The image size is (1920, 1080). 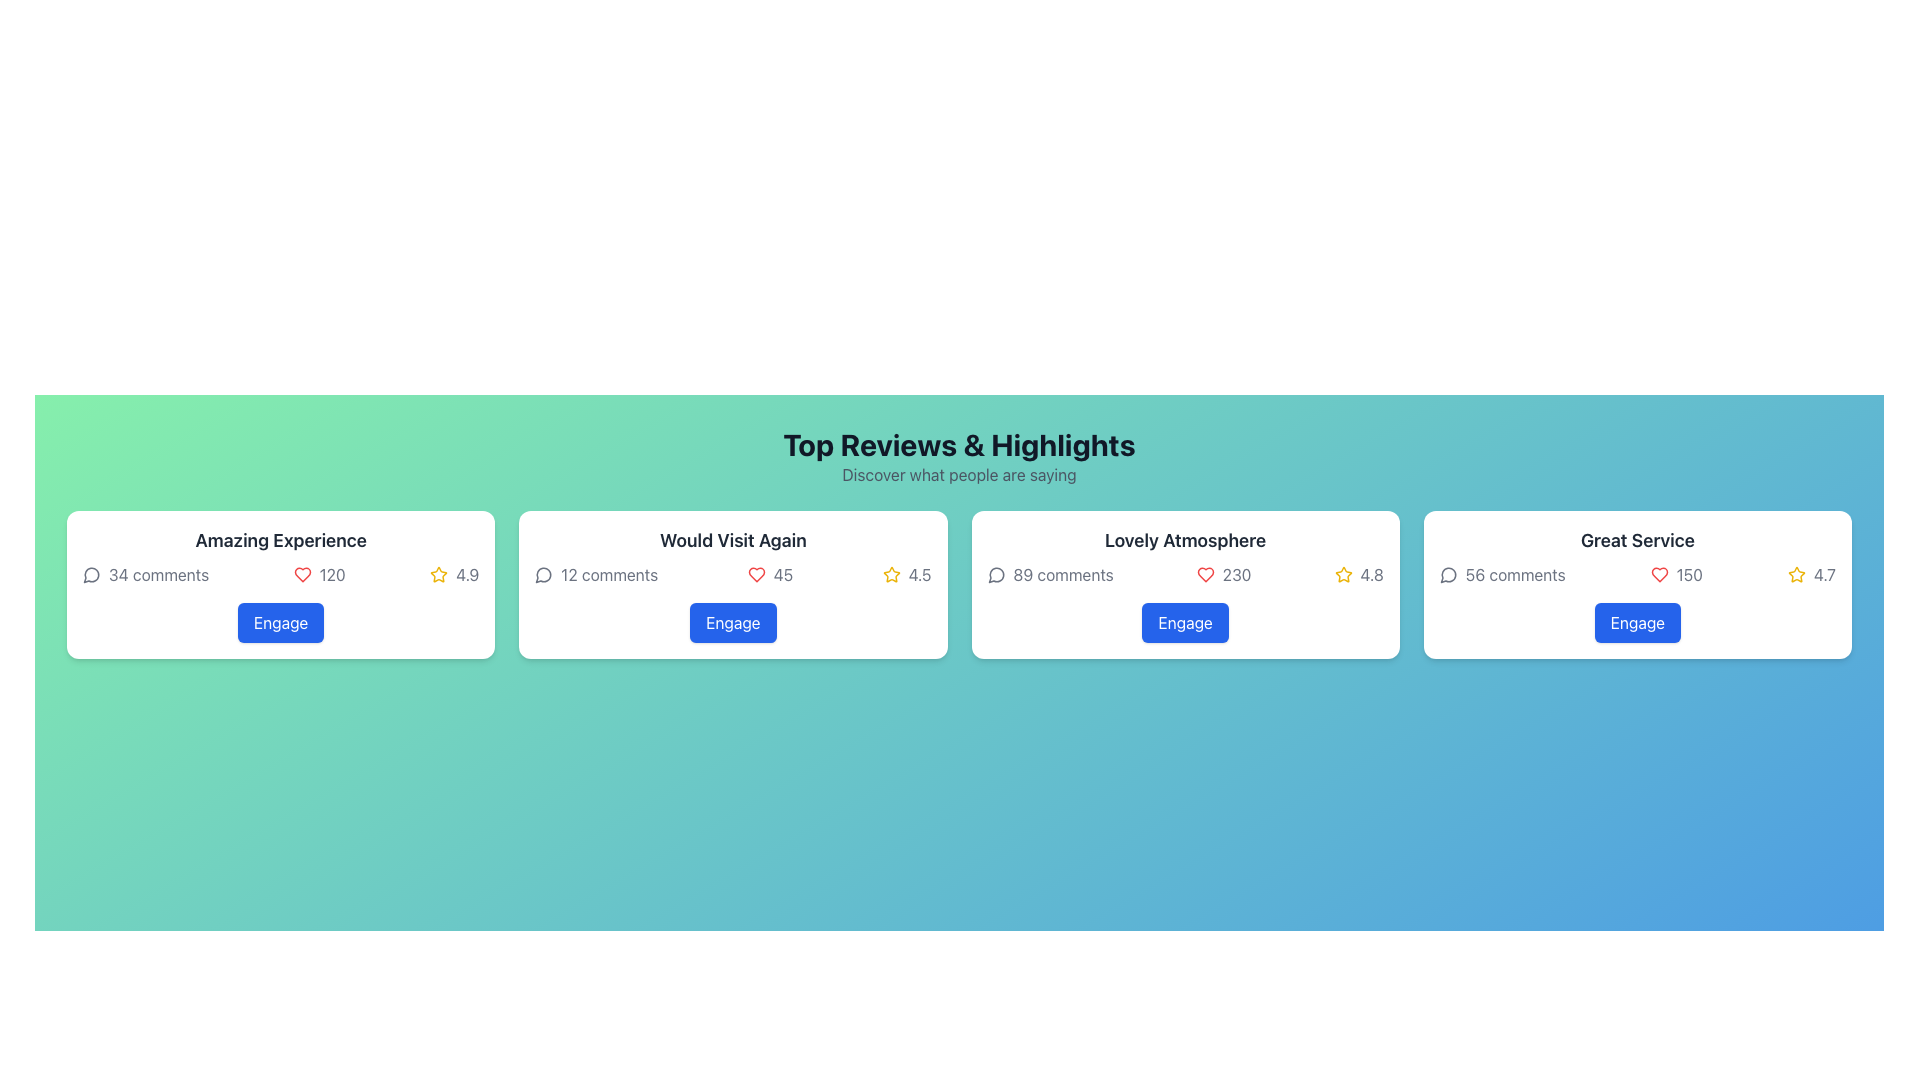 I want to click on the value displayed in the likes or favorites label located beneath the title of the 'Lovely Atmosphere' review card, to the right of the heart icon, so click(x=1223, y=574).